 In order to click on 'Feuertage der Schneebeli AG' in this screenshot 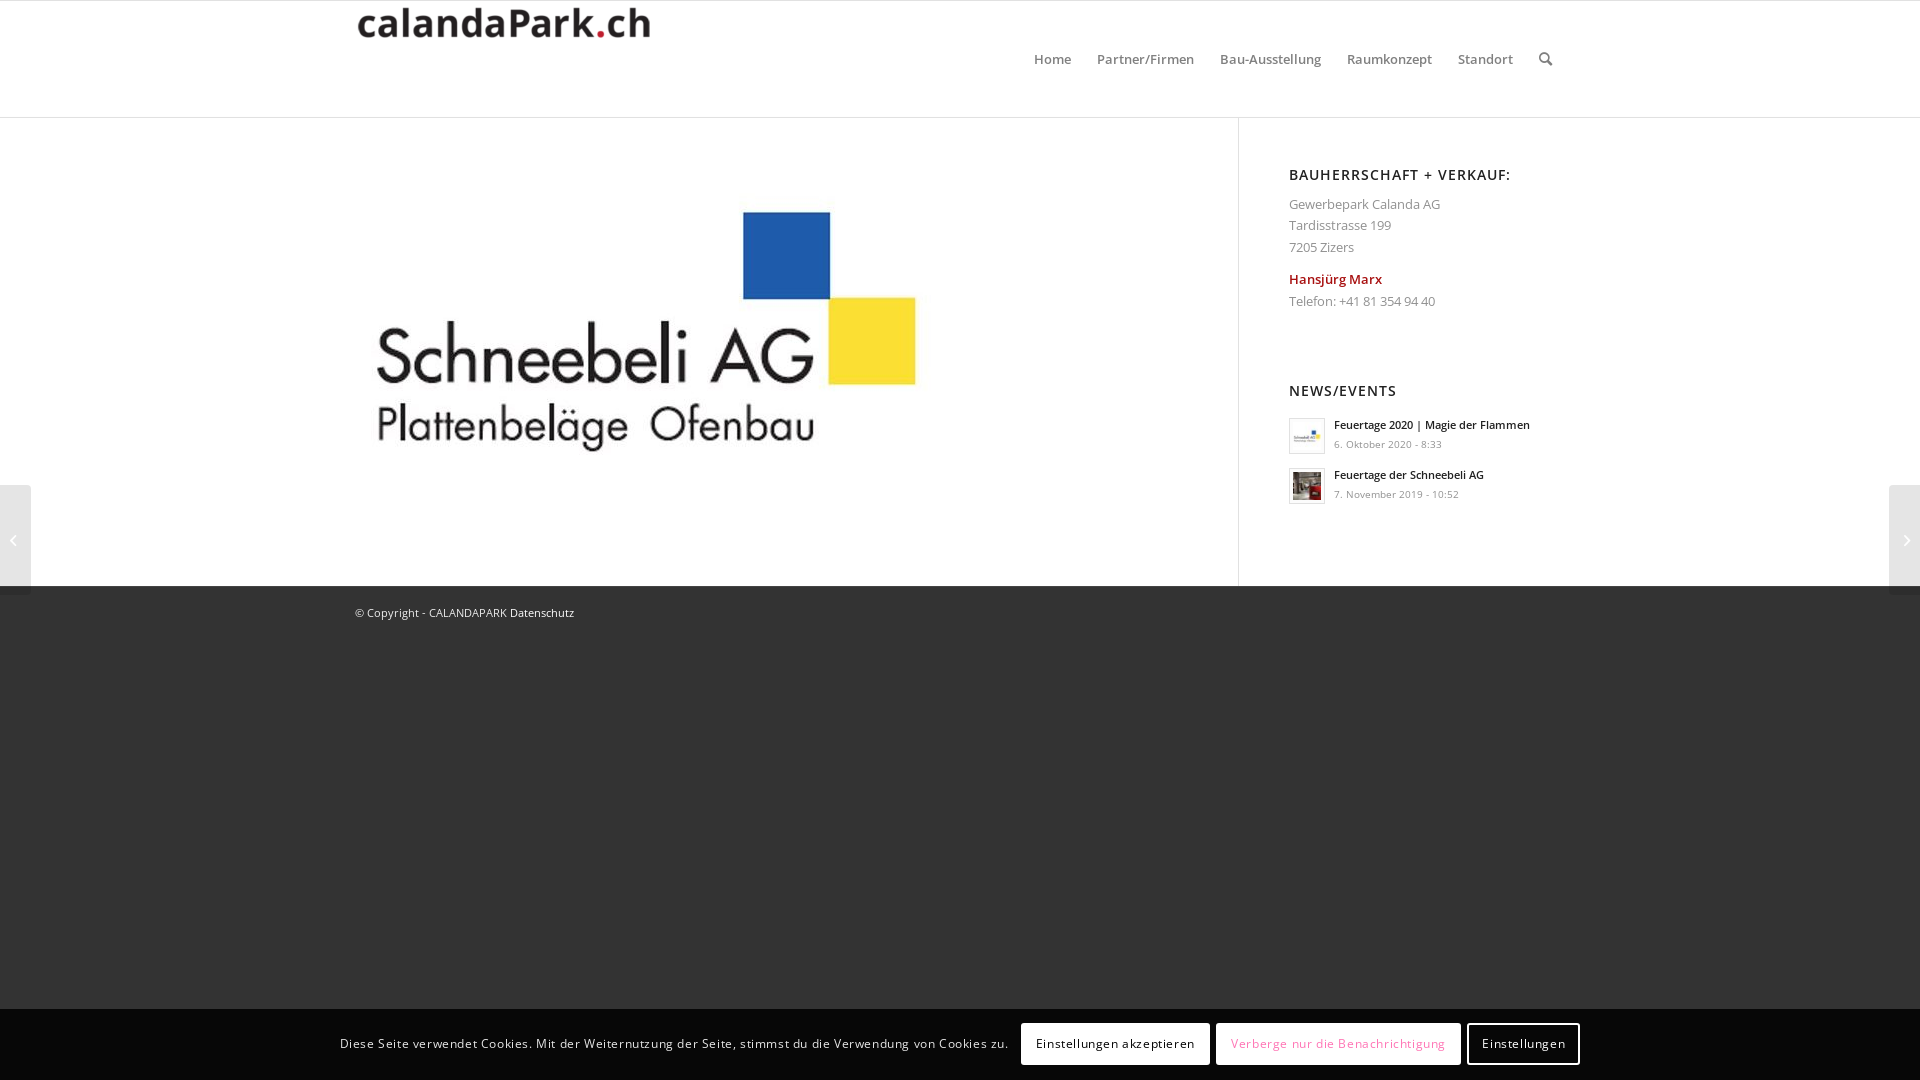, I will do `click(1408, 474)`.